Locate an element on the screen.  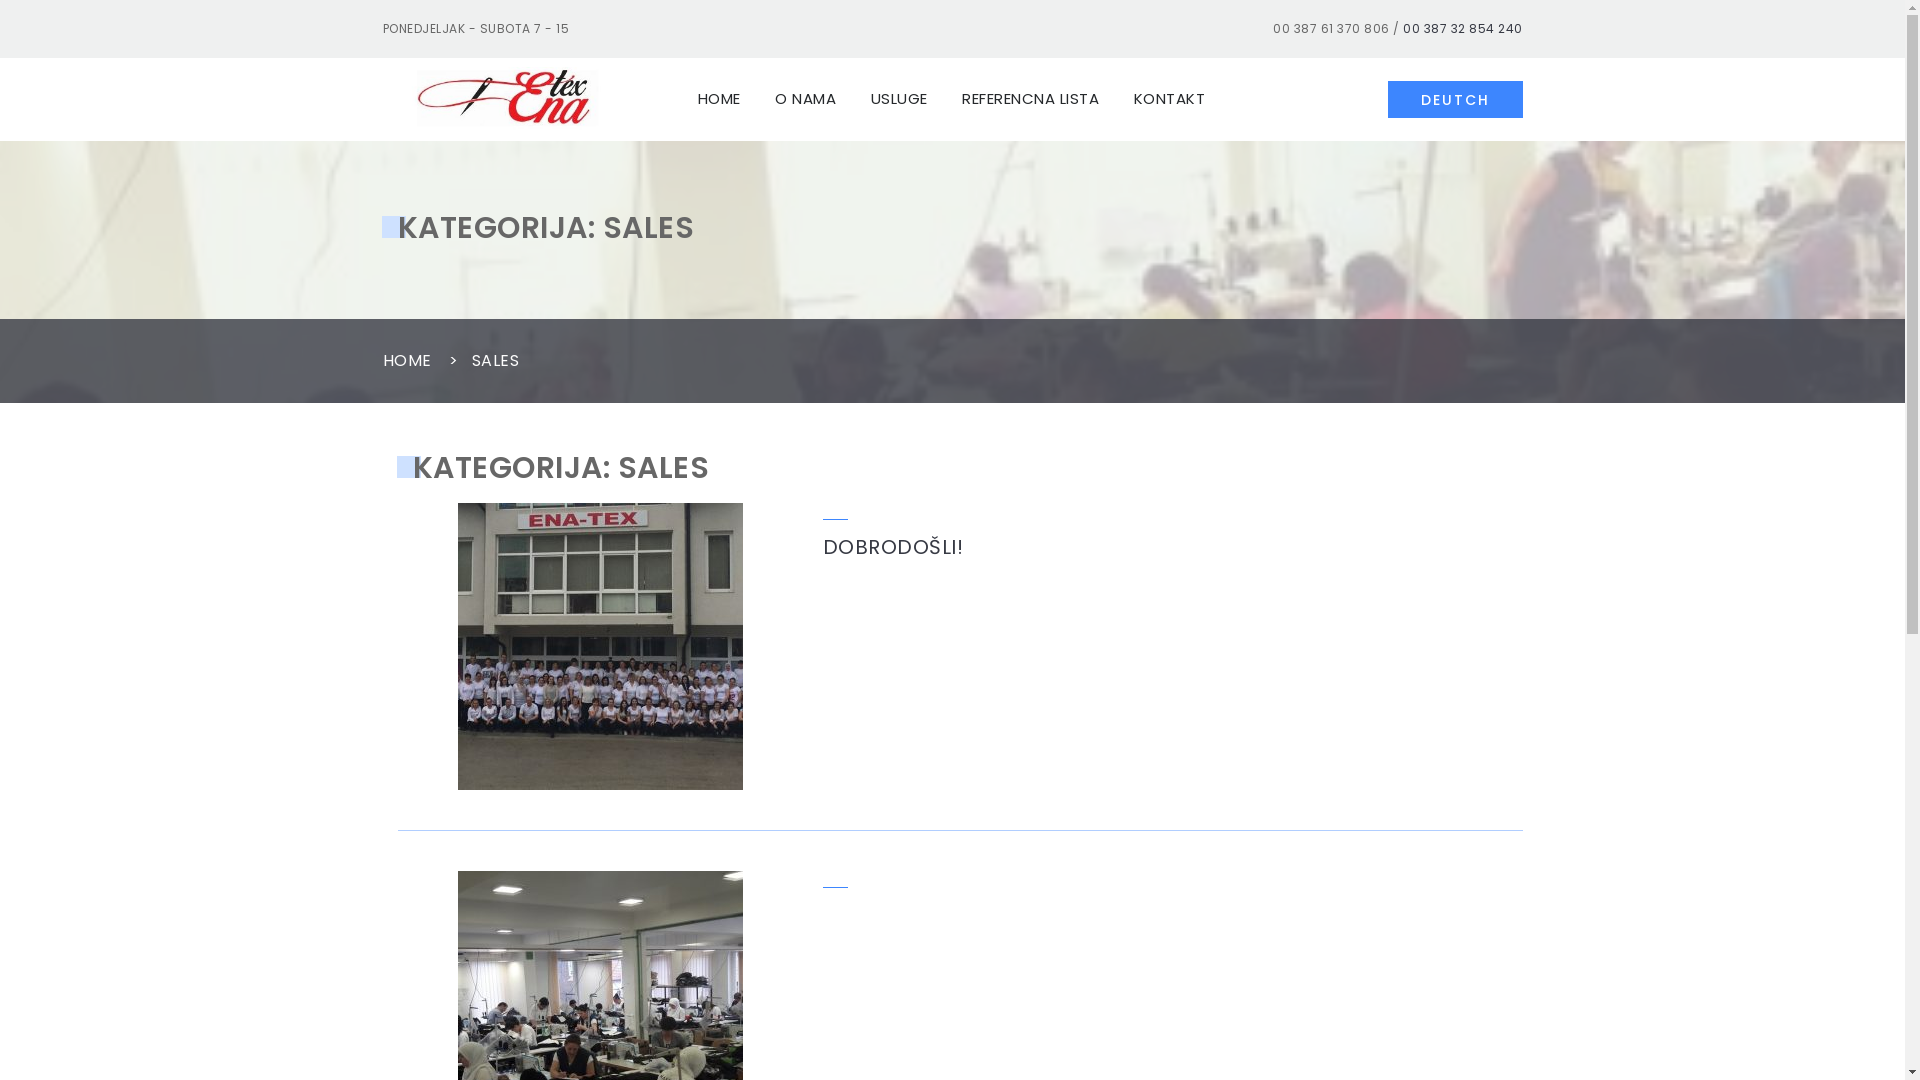
'KONTAKT' is located at coordinates (1117, 99).